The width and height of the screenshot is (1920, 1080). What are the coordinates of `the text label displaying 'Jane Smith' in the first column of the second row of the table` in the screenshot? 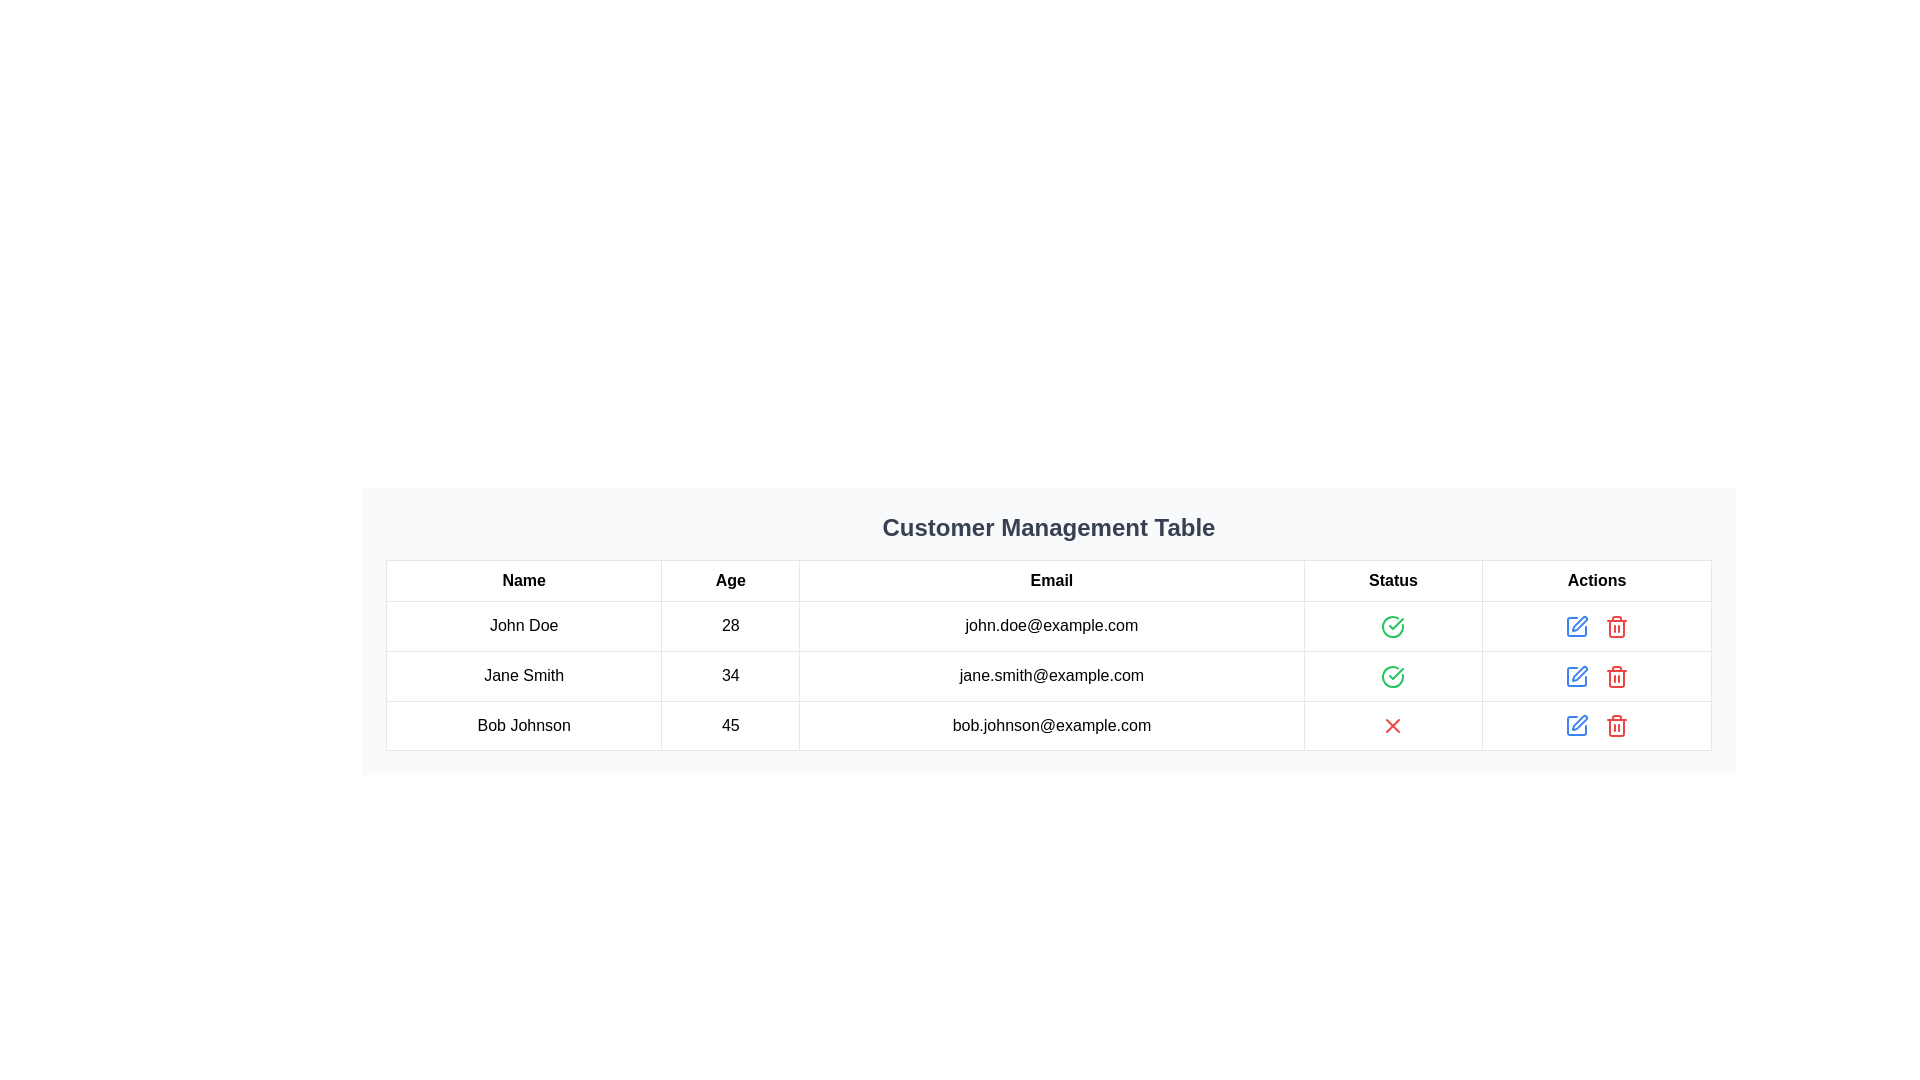 It's located at (524, 675).